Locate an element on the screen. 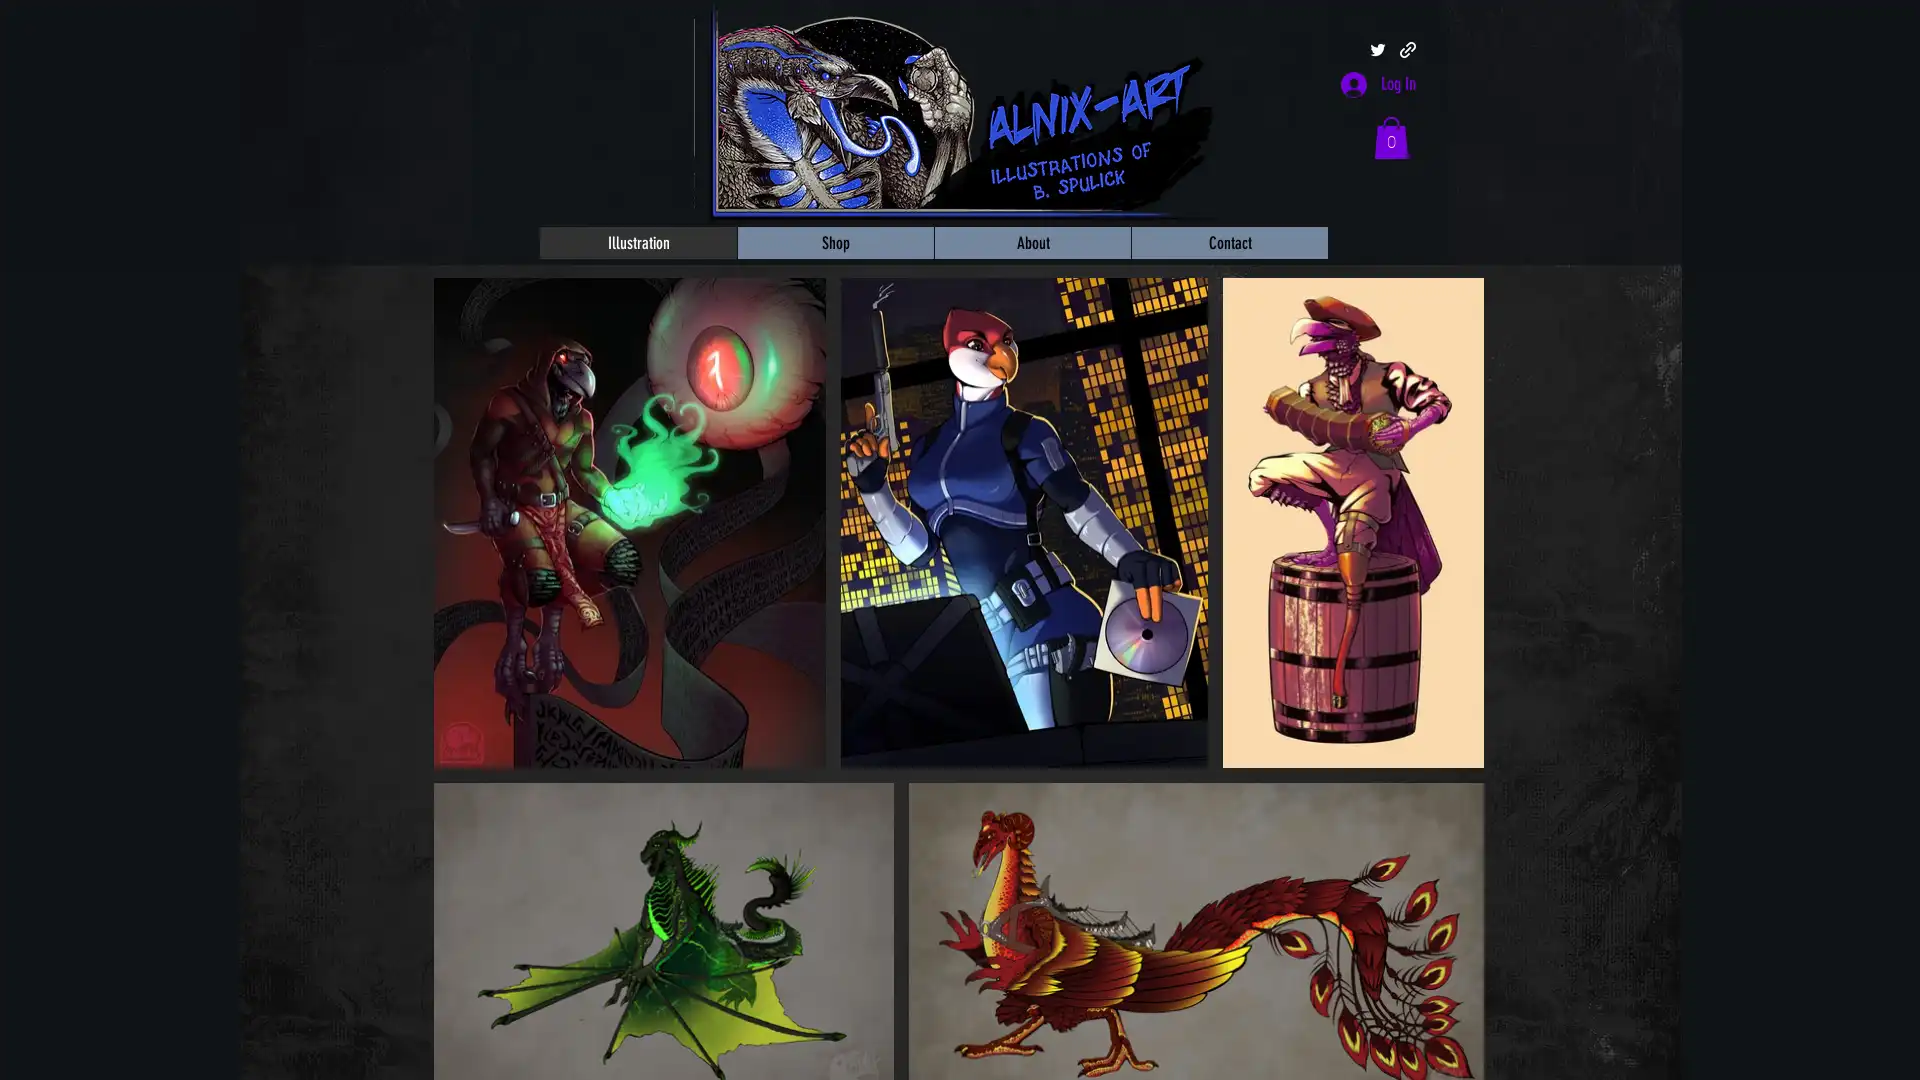  Spulick_KenkuWarlock.jpg is located at coordinates (628, 522).